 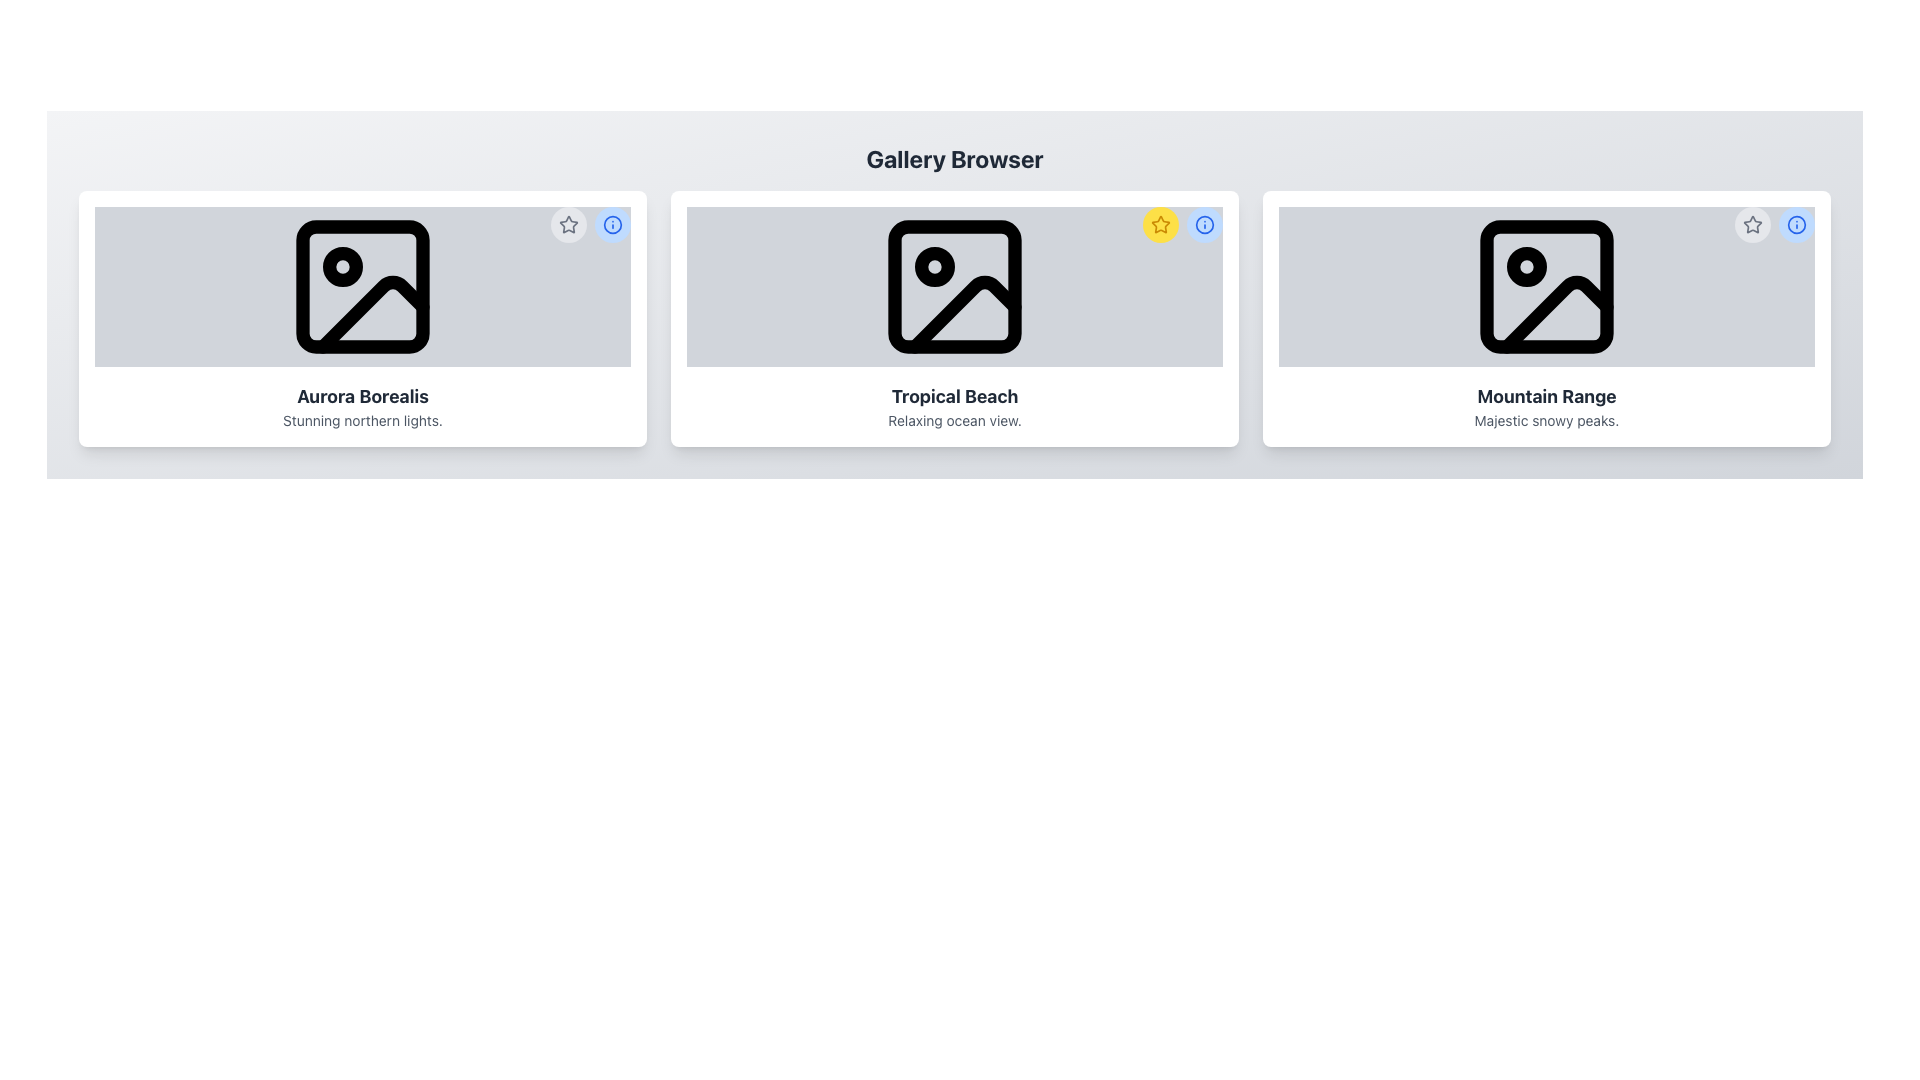 What do you see at coordinates (1545, 397) in the screenshot?
I see `text label displaying 'Mountain Range', which is styled with bold typography and positioned in the lower section of the rightmost panel of the gallery layout` at bounding box center [1545, 397].